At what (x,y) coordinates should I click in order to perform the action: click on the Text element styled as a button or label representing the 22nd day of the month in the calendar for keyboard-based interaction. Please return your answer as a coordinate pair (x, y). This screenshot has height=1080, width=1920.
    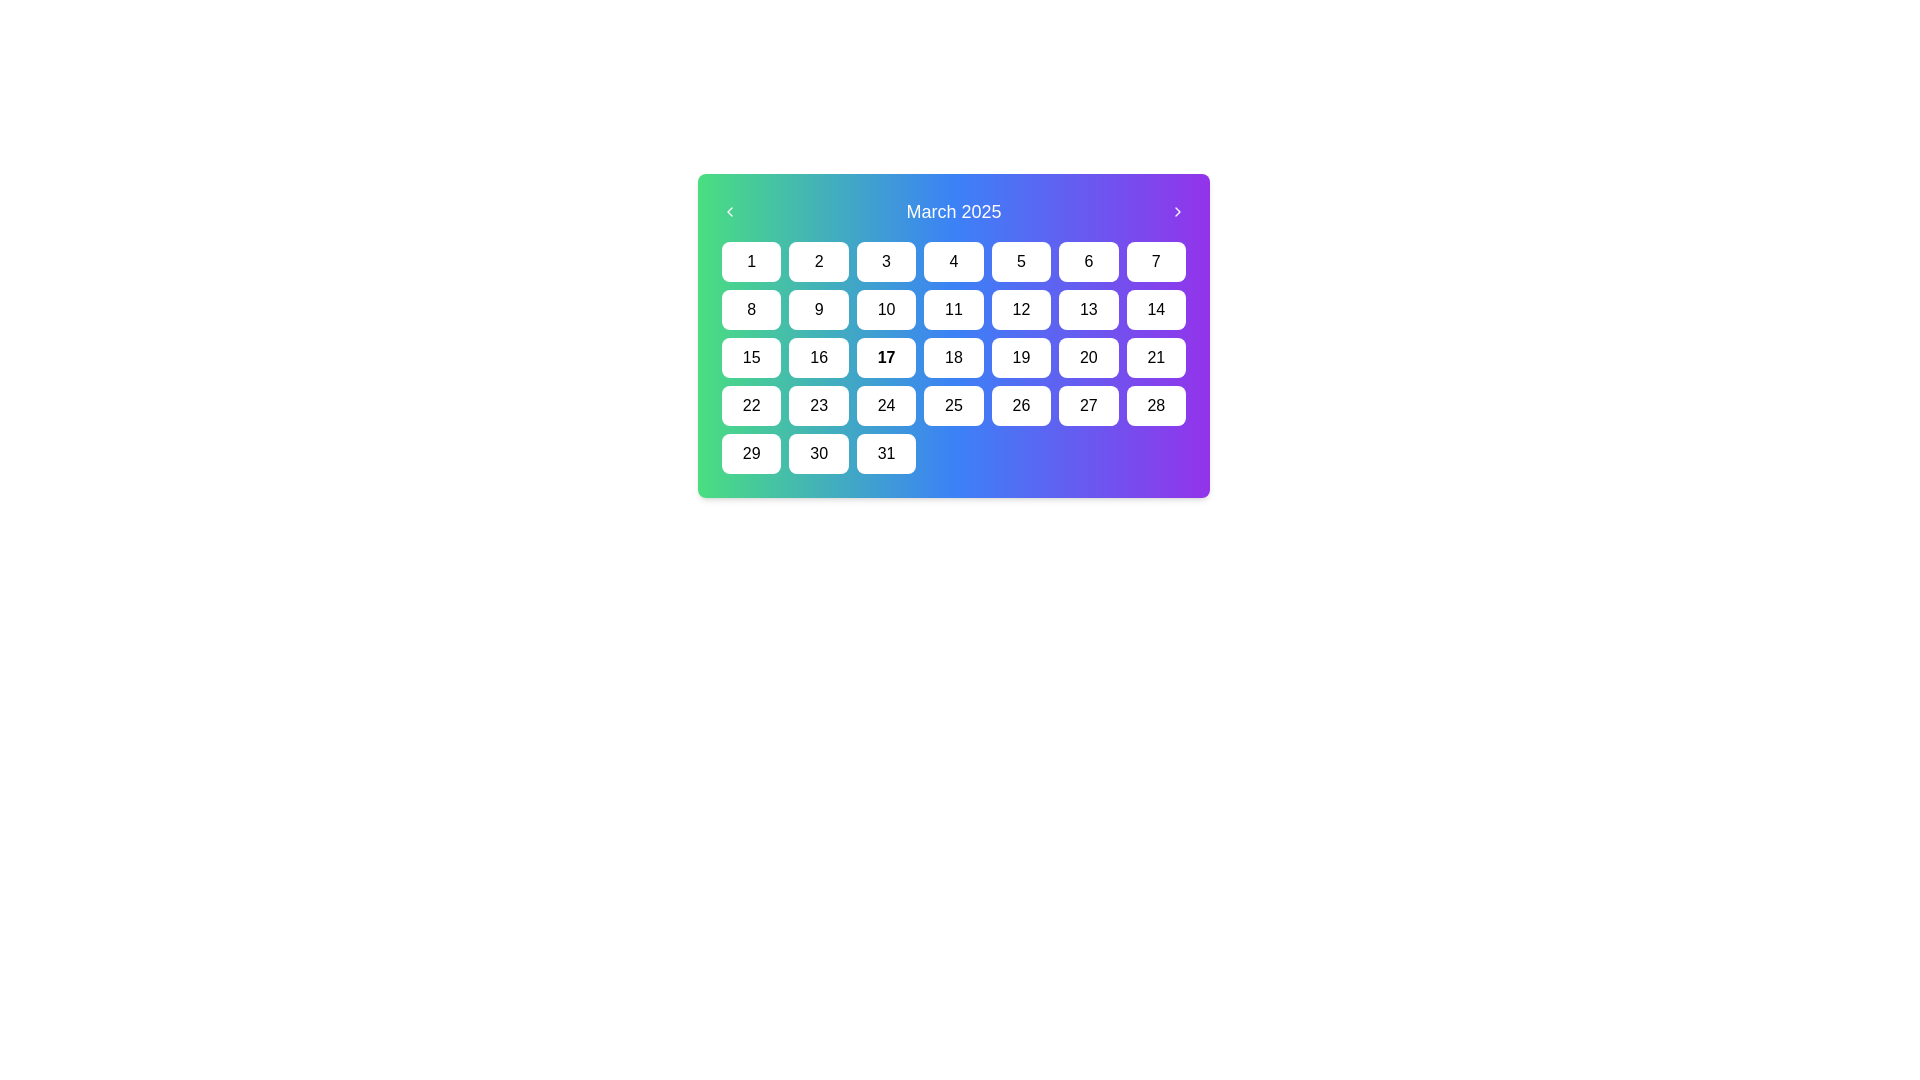
    Looking at the image, I should click on (750, 405).